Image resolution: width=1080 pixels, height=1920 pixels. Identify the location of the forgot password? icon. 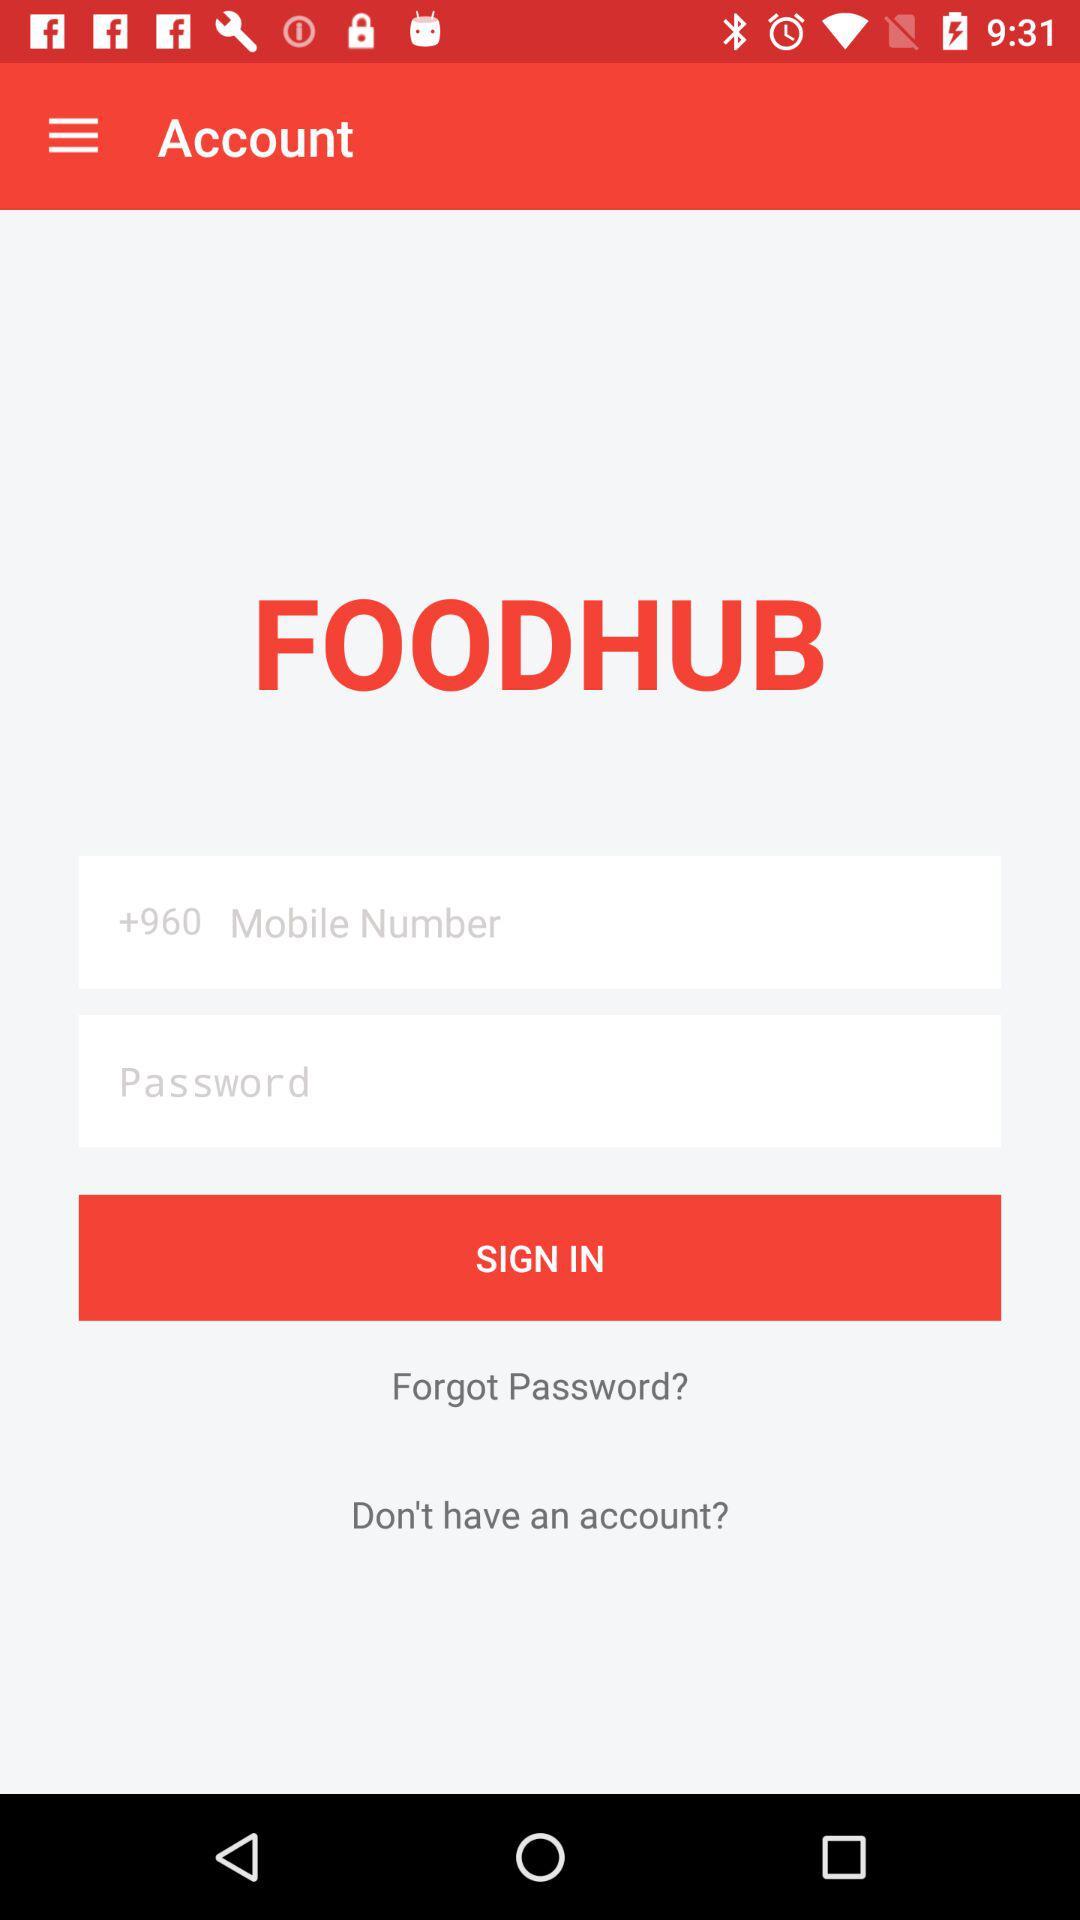
(540, 1384).